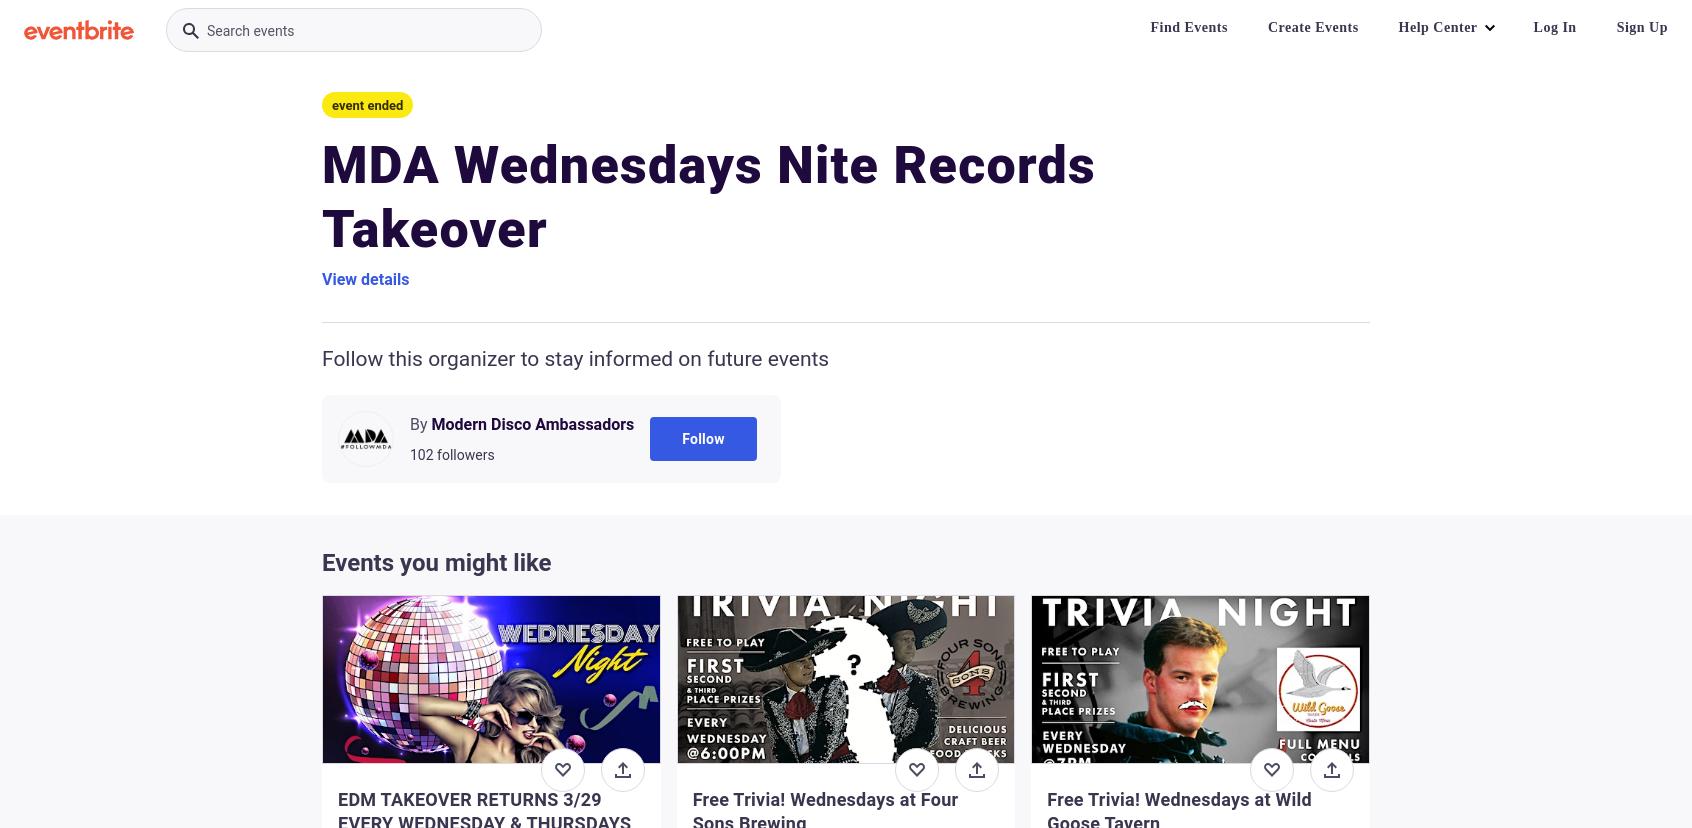 This screenshot has width=1692, height=828. Describe the element at coordinates (464, 453) in the screenshot. I see `'followers'` at that location.